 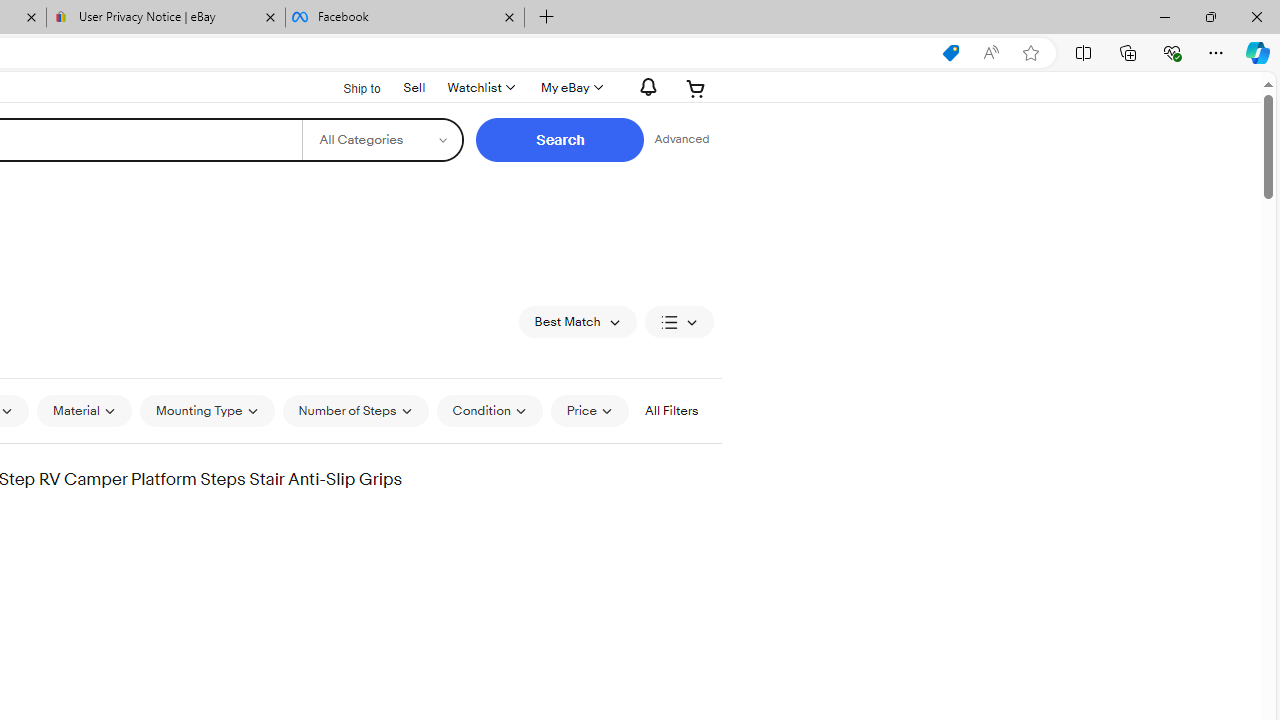 What do you see at coordinates (696, 87) in the screenshot?
I see `'Expand Cart'` at bounding box center [696, 87].